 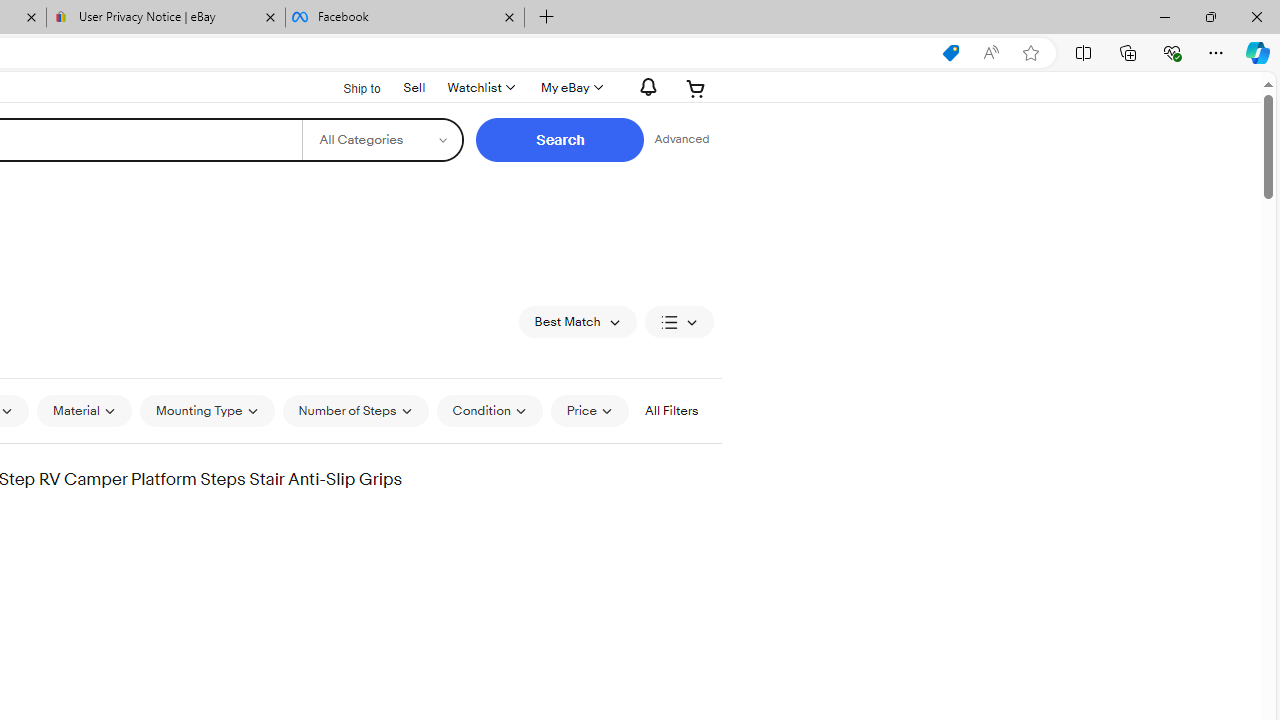 What do you see at coordinates (696, 87) in the screenshot?
I see `'Expand Cart'` at bounding box center [696, 87].